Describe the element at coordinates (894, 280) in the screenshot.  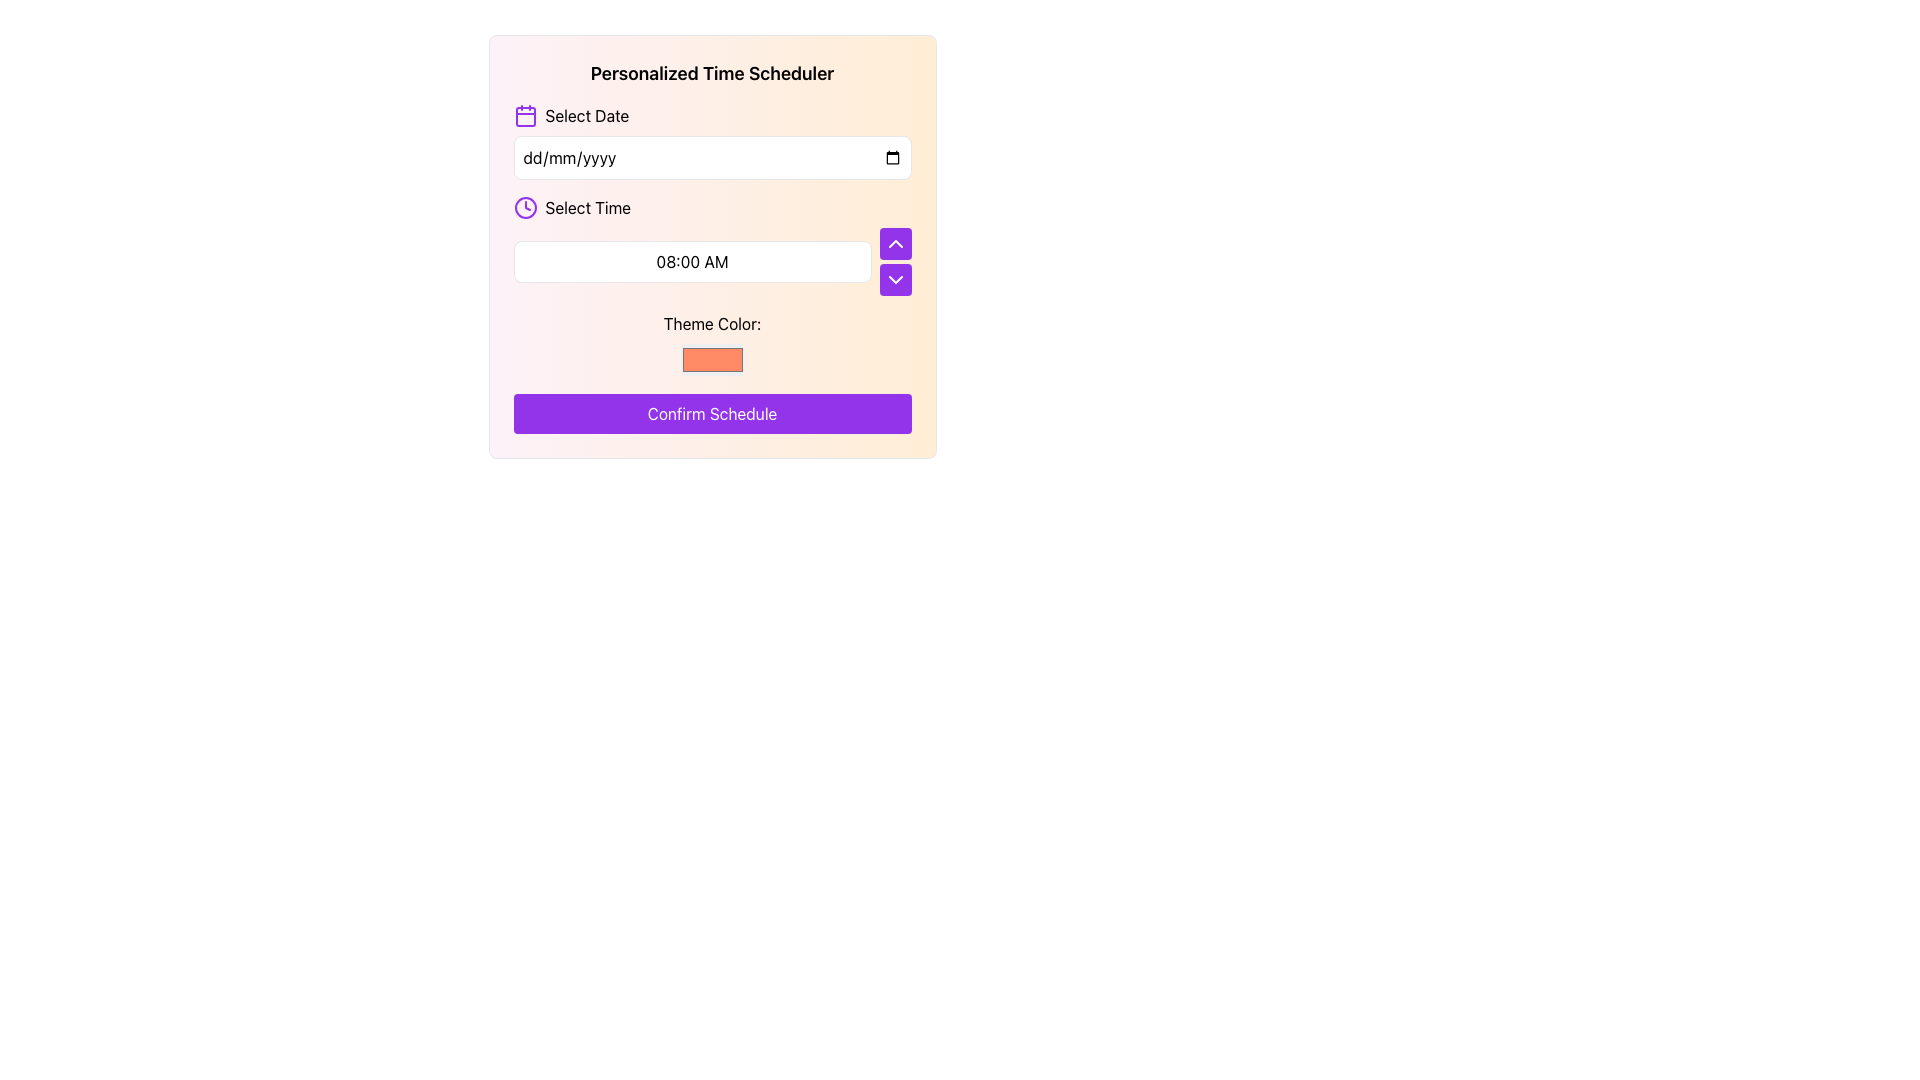
I see `the small square button with a purple background and a downwards arrow icon to decrease the time` at that location.